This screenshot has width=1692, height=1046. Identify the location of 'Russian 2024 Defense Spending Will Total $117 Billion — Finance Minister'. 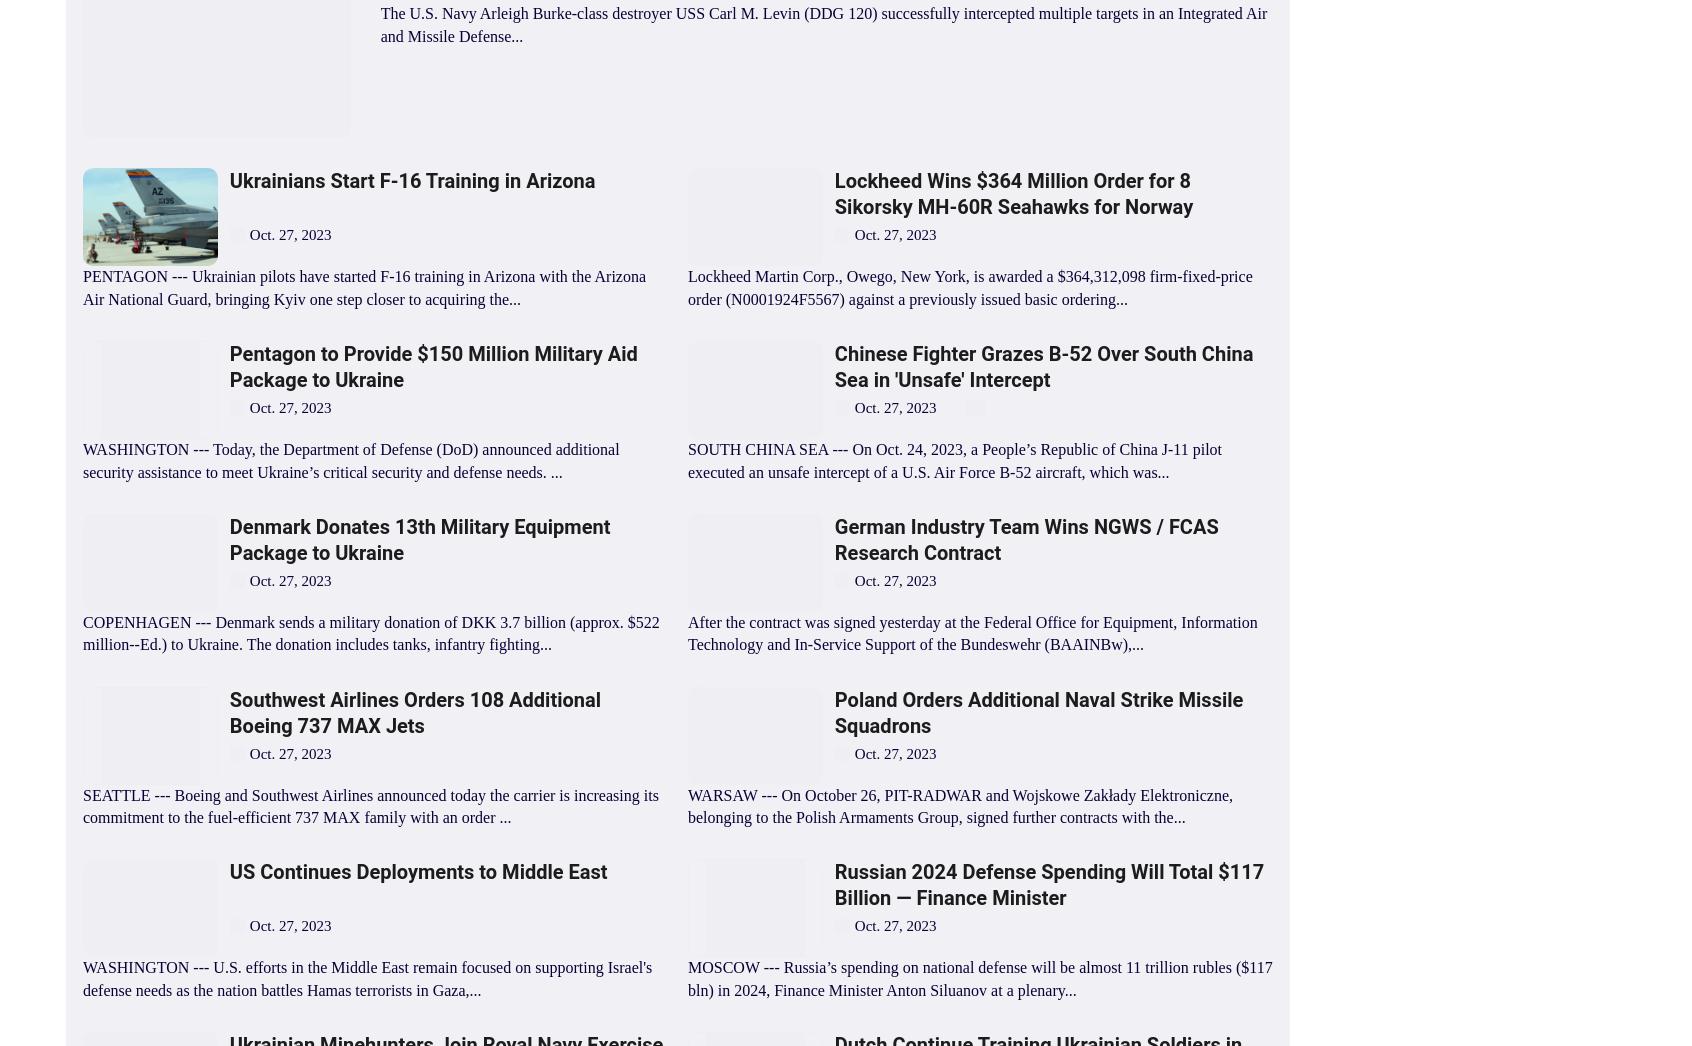
(1048, 884).